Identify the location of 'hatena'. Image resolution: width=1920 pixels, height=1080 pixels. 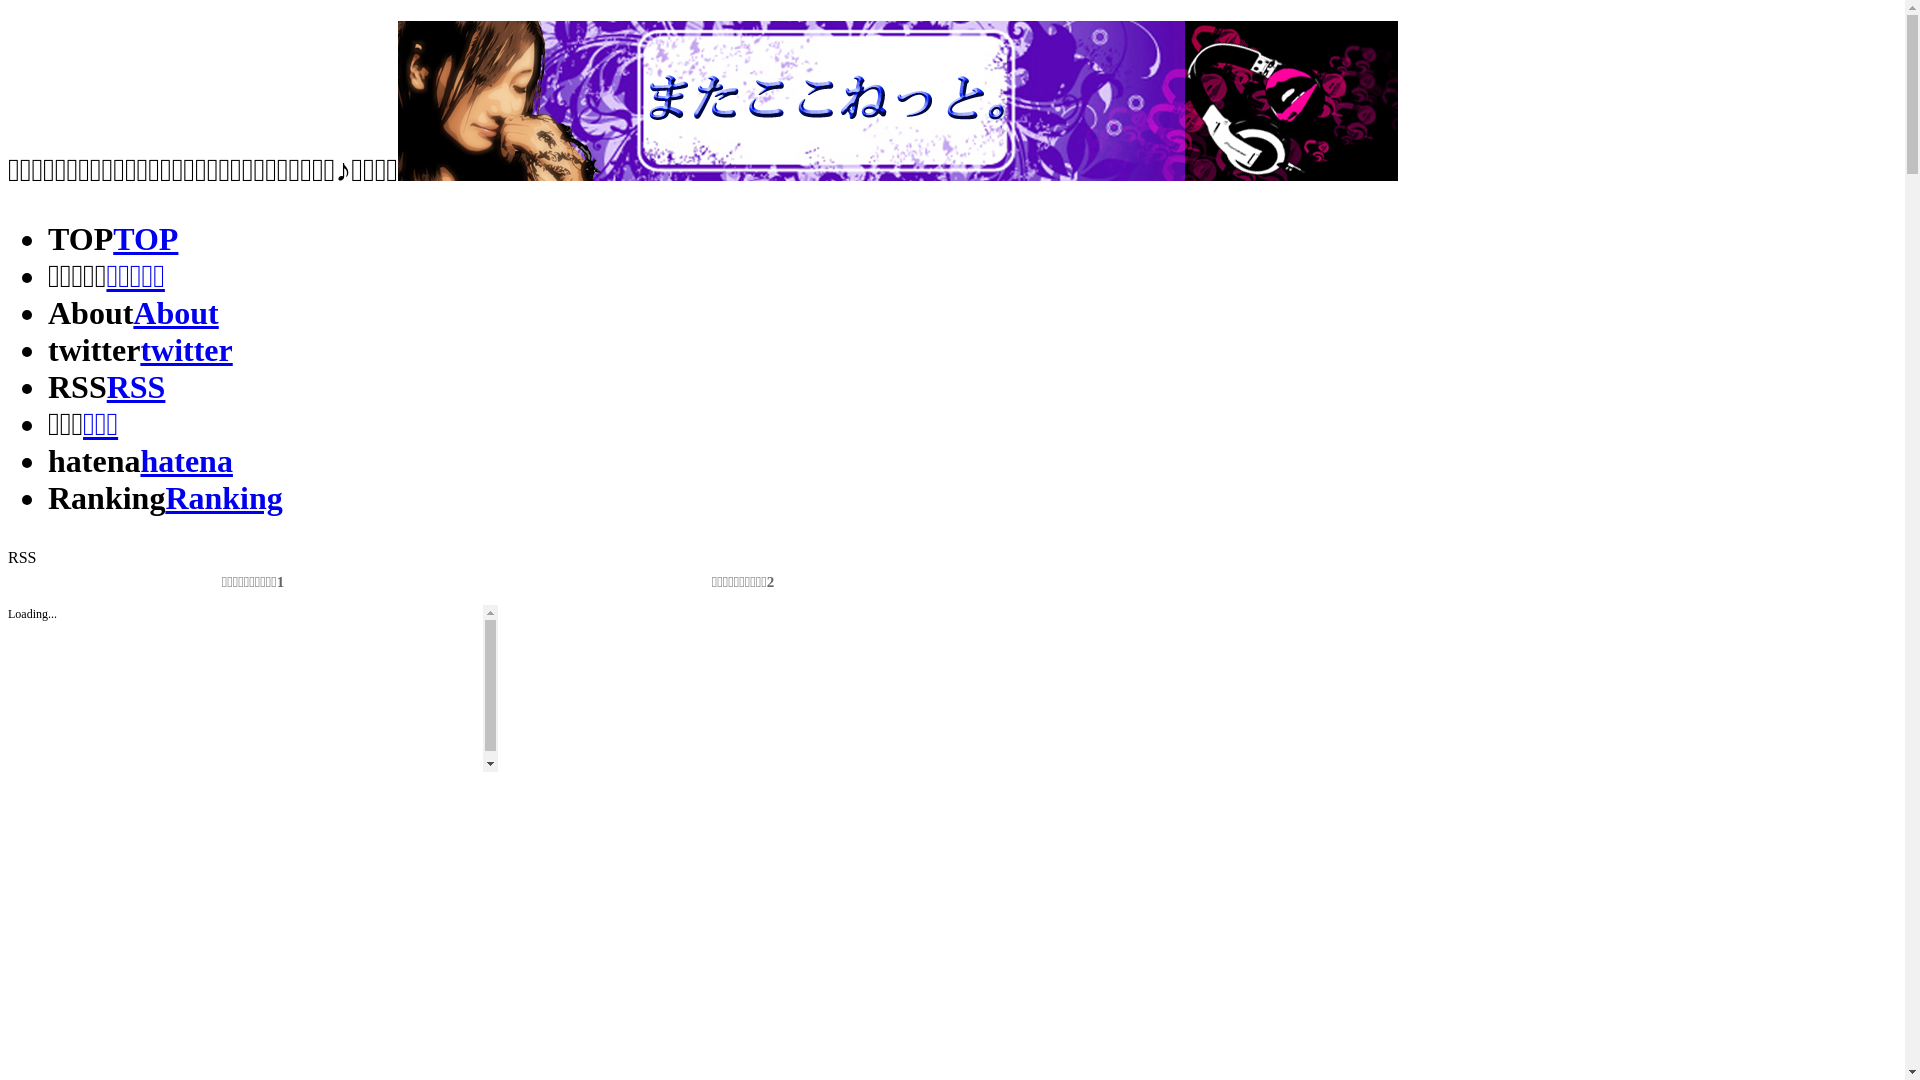
(186, 461).